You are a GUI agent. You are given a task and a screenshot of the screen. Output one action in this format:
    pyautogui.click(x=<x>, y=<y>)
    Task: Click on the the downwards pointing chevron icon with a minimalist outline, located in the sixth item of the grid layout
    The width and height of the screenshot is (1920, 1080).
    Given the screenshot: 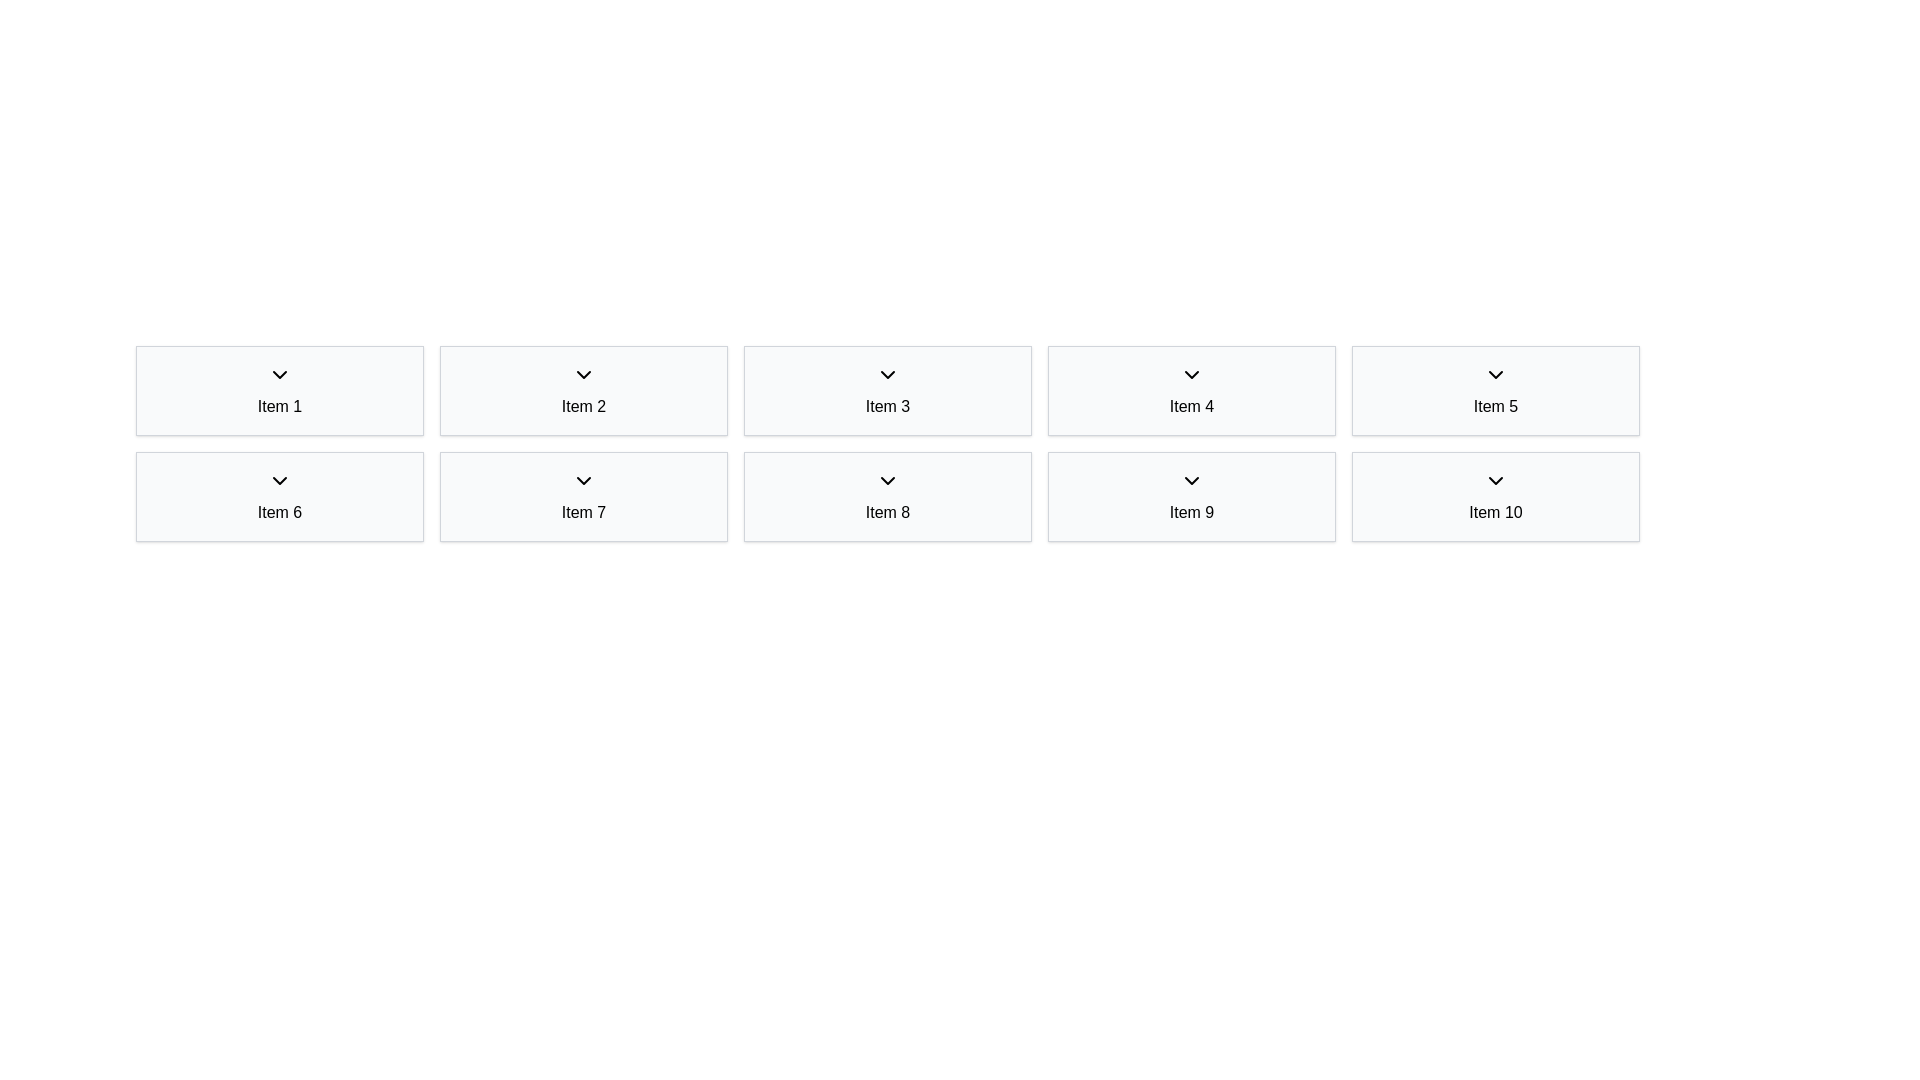 What is the action you would take?
    pyautogui.click(x=278, y=481)
    